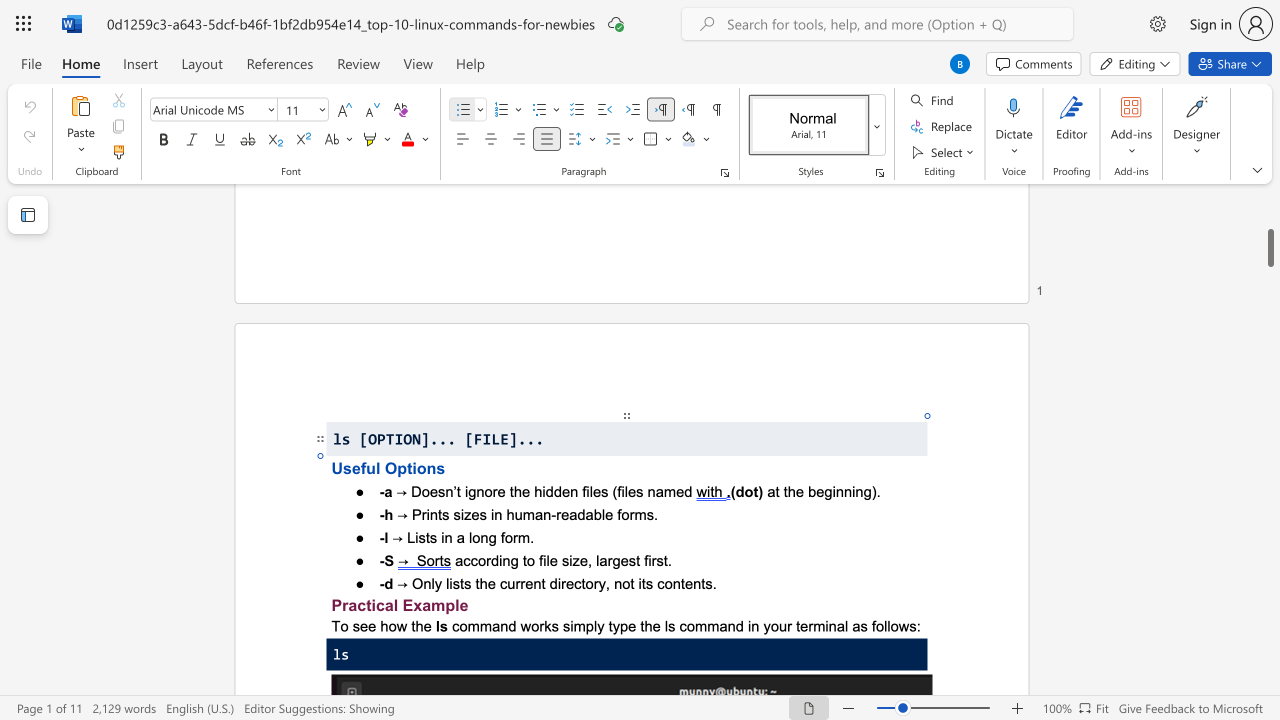 The image size is (1280, 720). Describe the element at coordinates (422, 625) in the screenshot. I see `the space between the continuous character "h" and "e" in the text` at that location.